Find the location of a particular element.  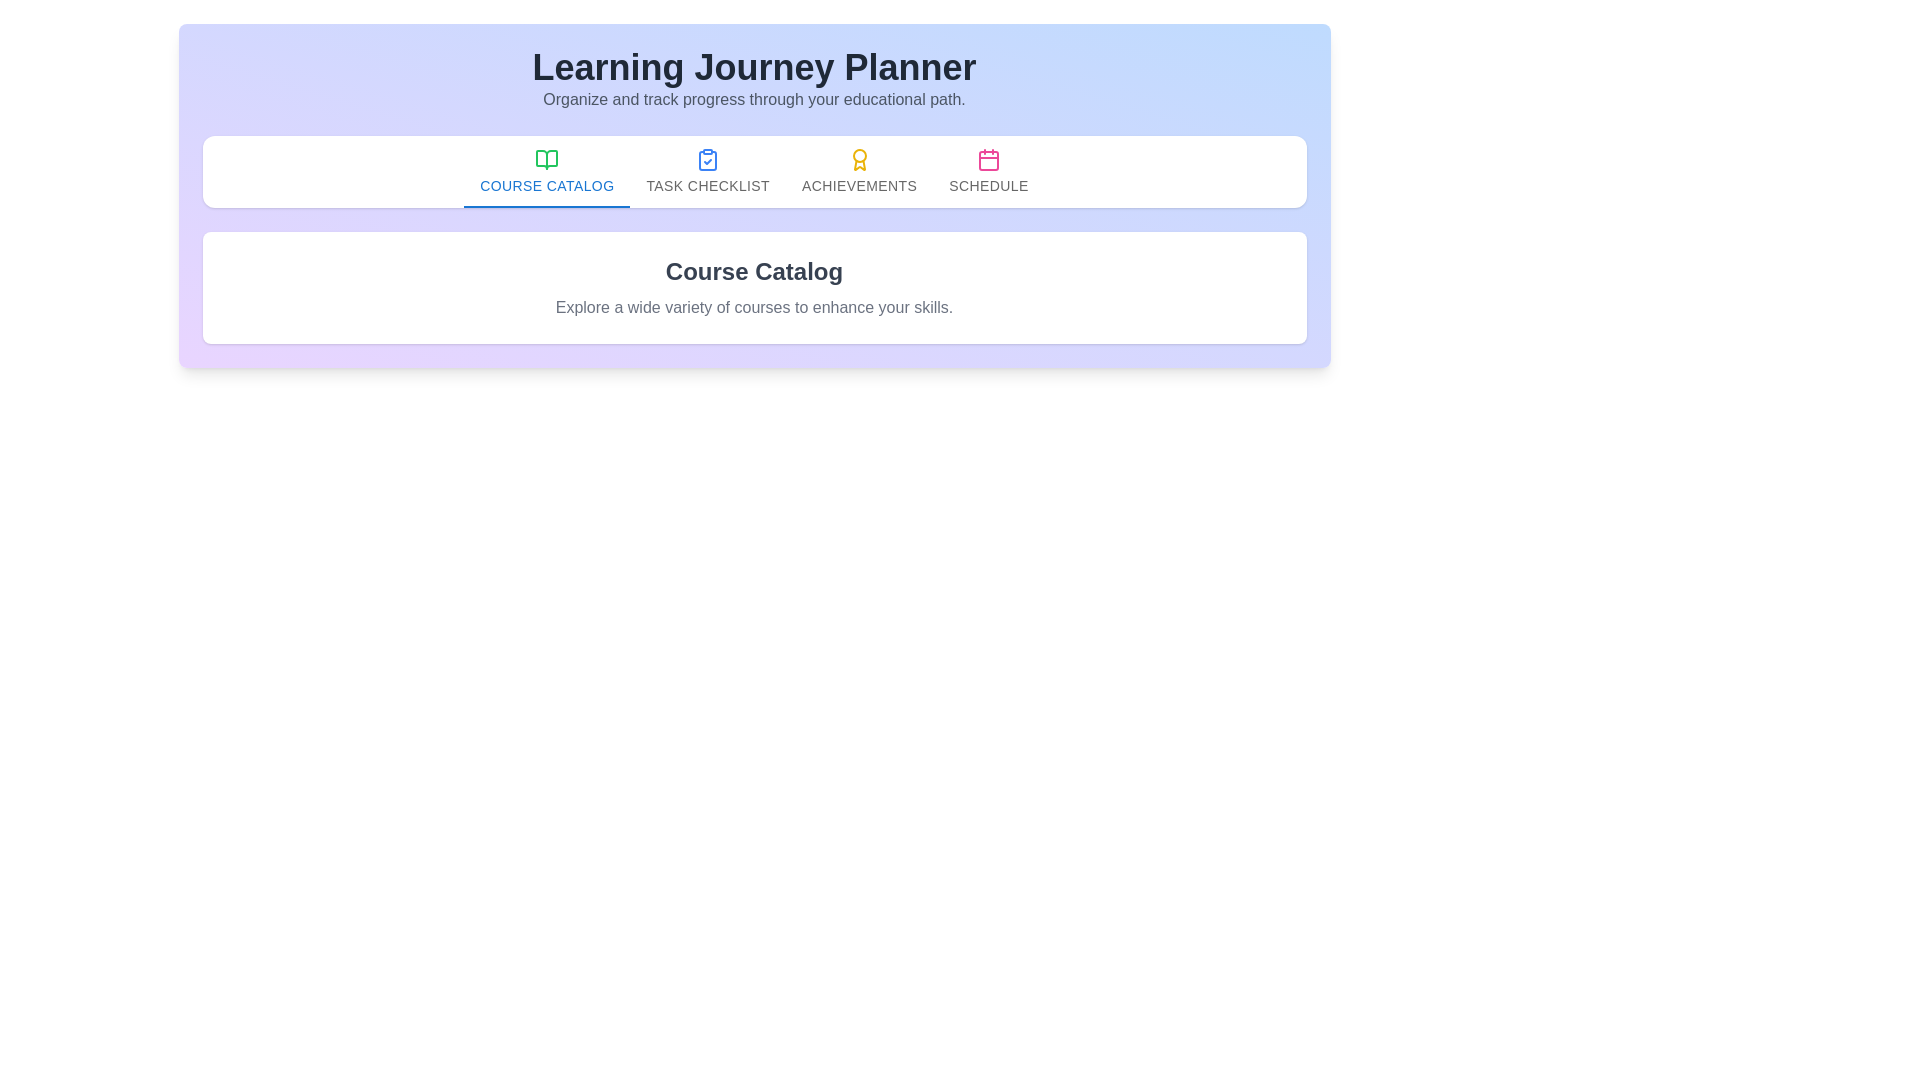

the visual indicator located underneath the 'Course Catalog' tab in the navigation bar to check the active tab selection is located at coordinates (547, 207).